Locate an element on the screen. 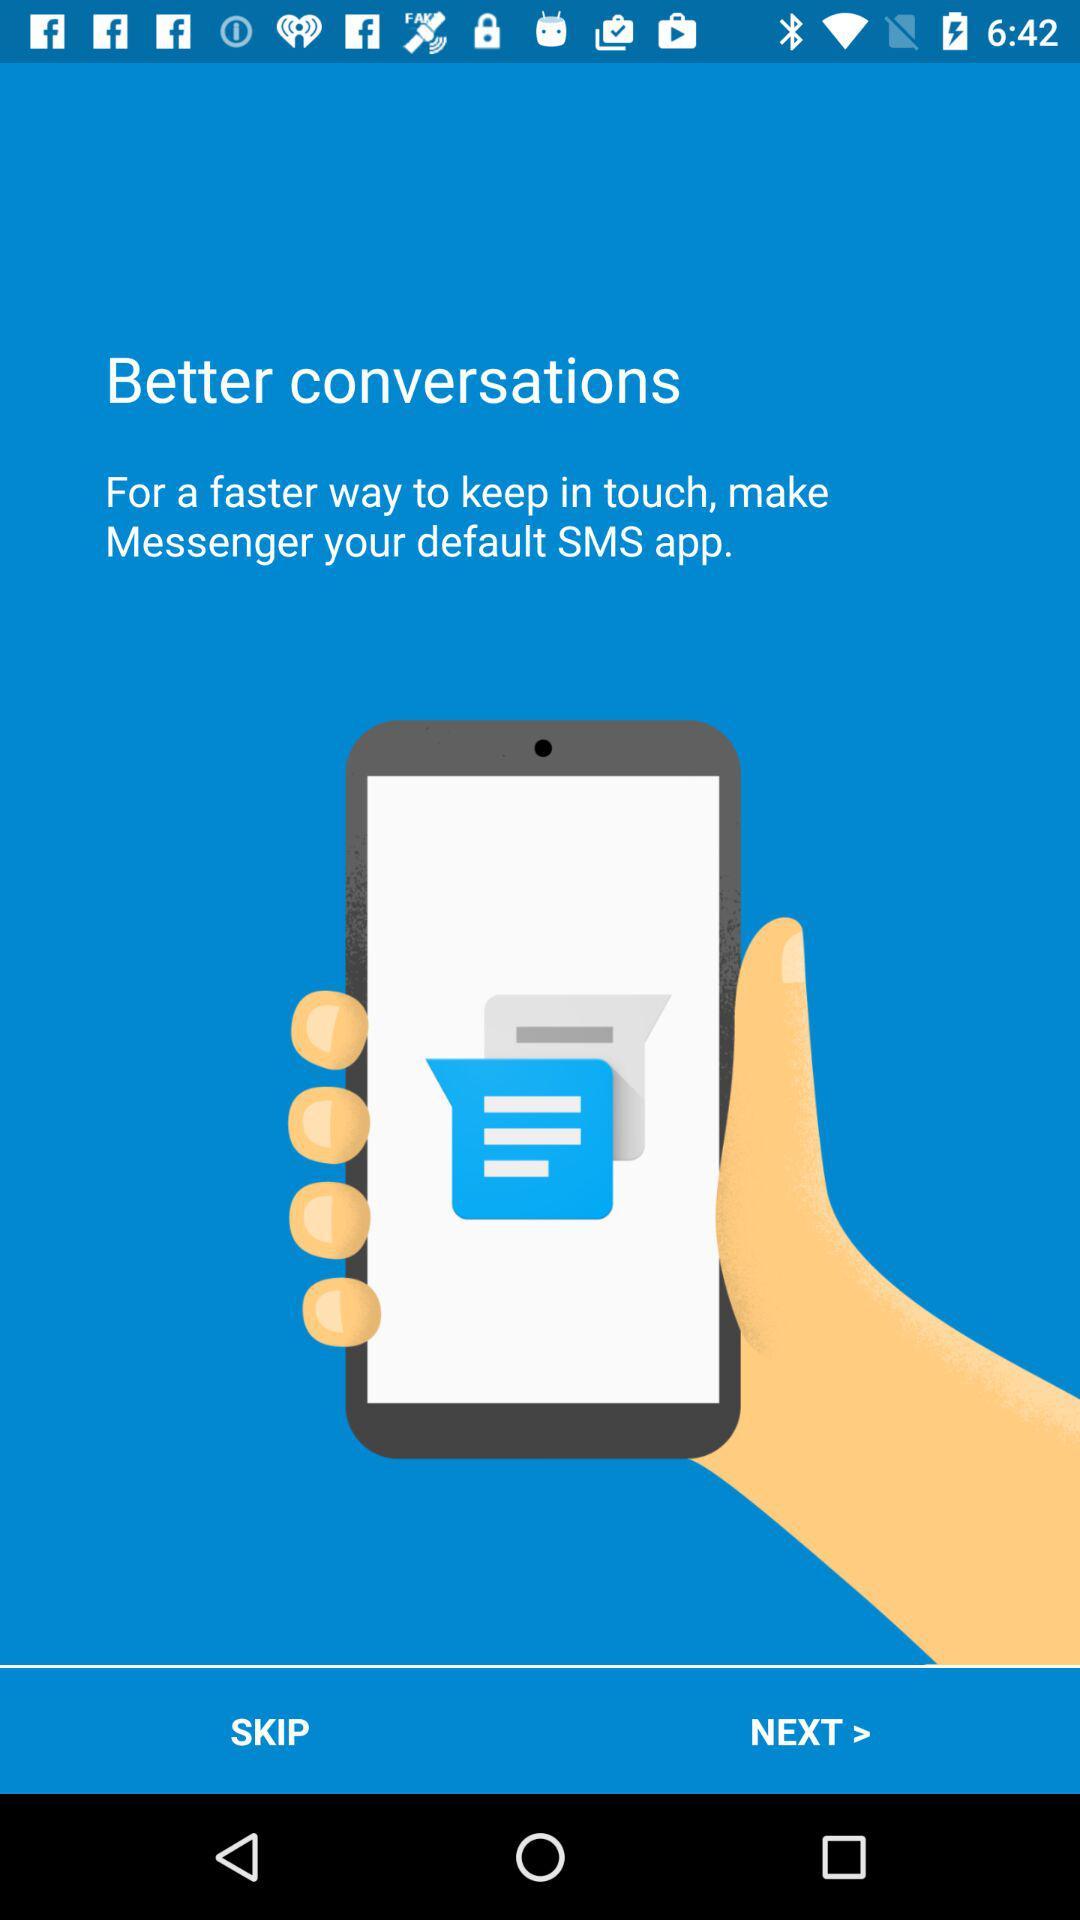 This screenshot has width=1080, height=1920. the app at the bottom right corner is located at coordinates (810, 1730).